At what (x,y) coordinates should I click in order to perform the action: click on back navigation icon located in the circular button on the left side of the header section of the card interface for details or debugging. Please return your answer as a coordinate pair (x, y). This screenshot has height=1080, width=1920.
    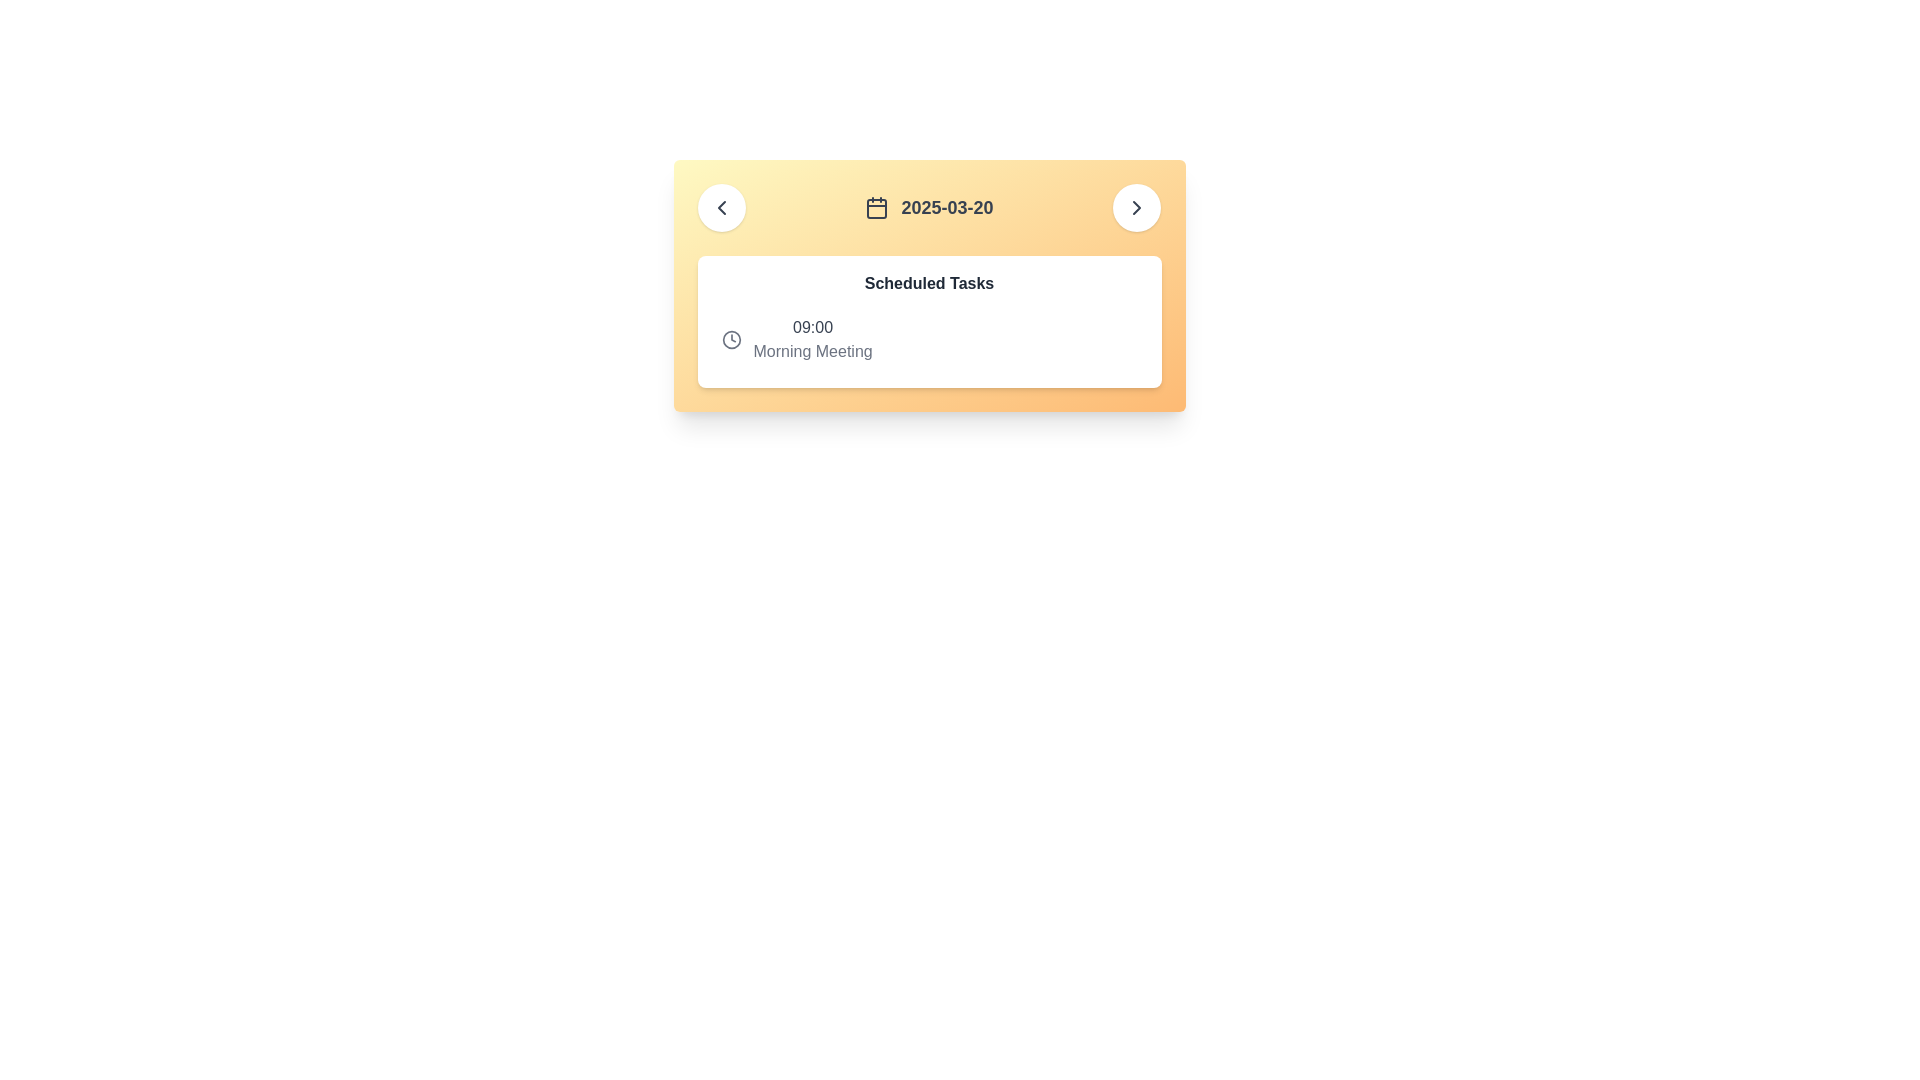
    Looking at the image, I should click on (720, 208).